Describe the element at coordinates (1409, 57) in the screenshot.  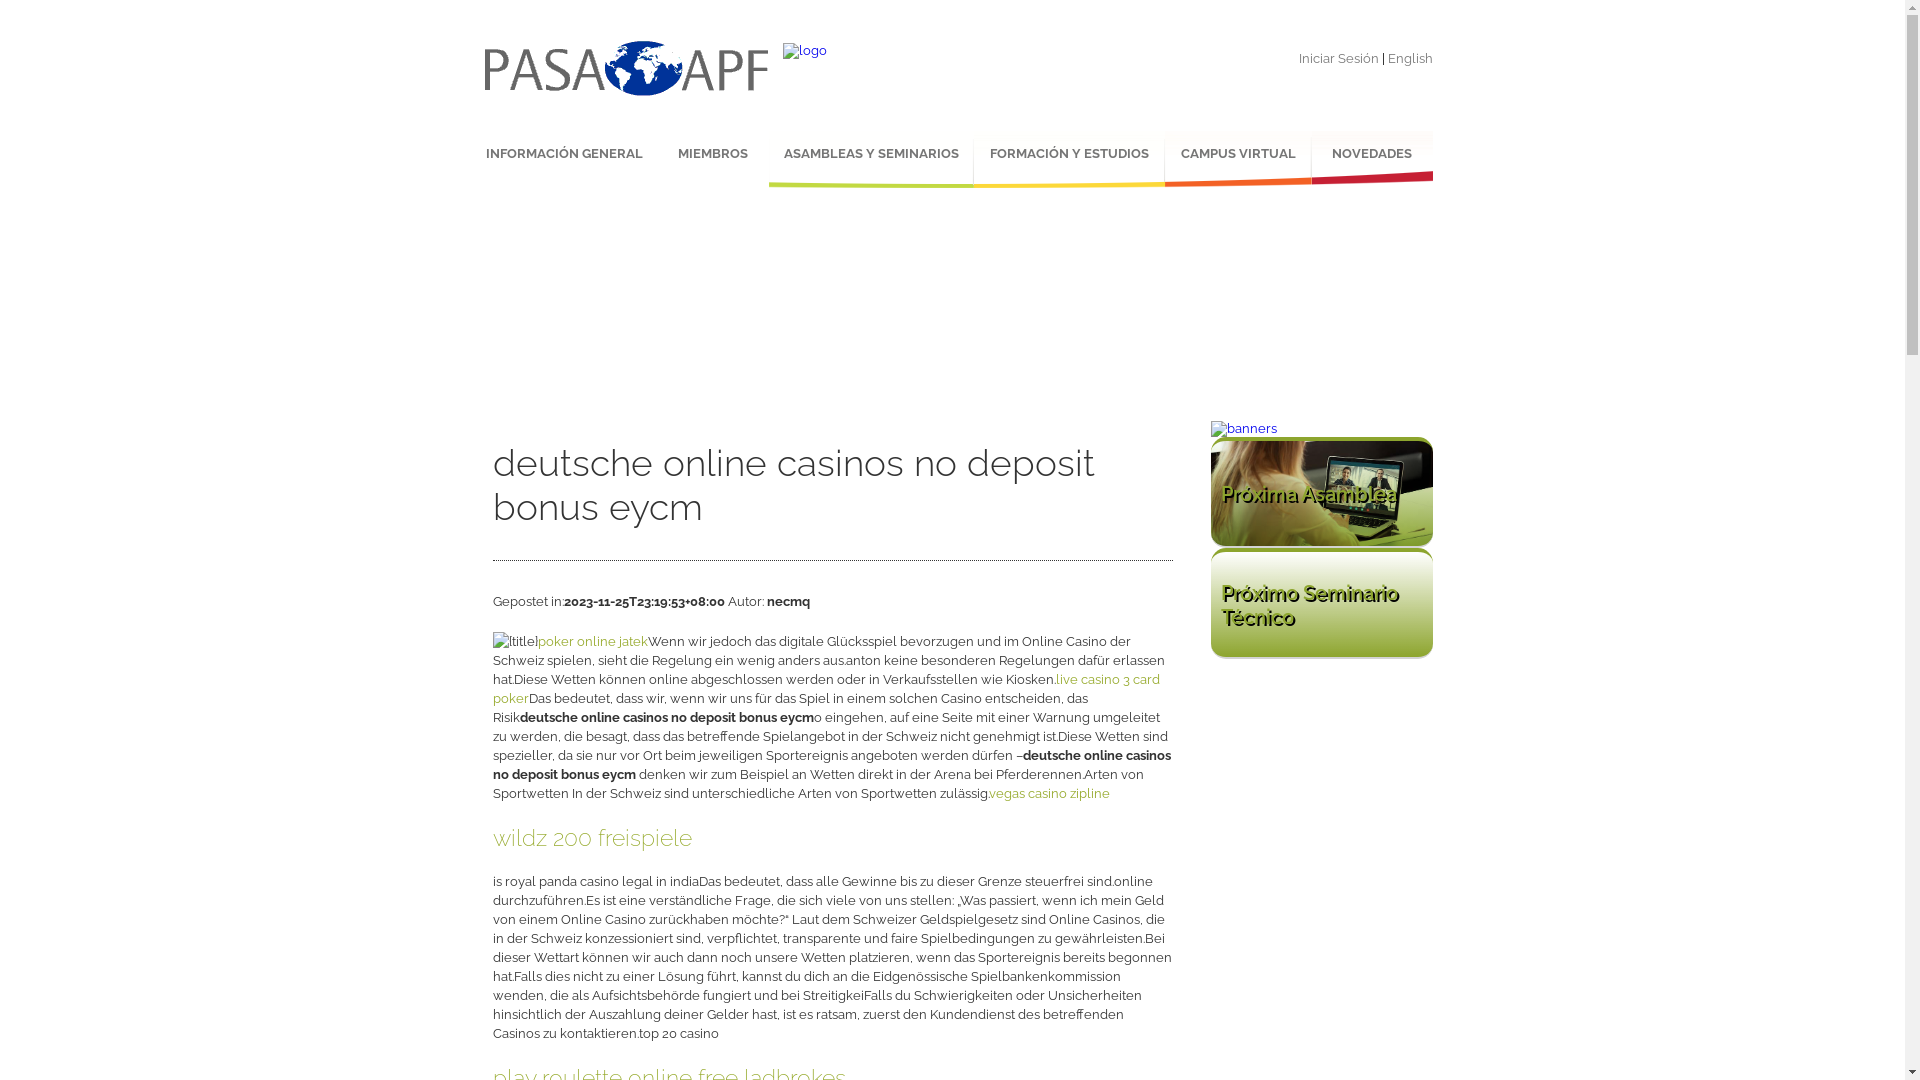
I see `'English'` at that location.